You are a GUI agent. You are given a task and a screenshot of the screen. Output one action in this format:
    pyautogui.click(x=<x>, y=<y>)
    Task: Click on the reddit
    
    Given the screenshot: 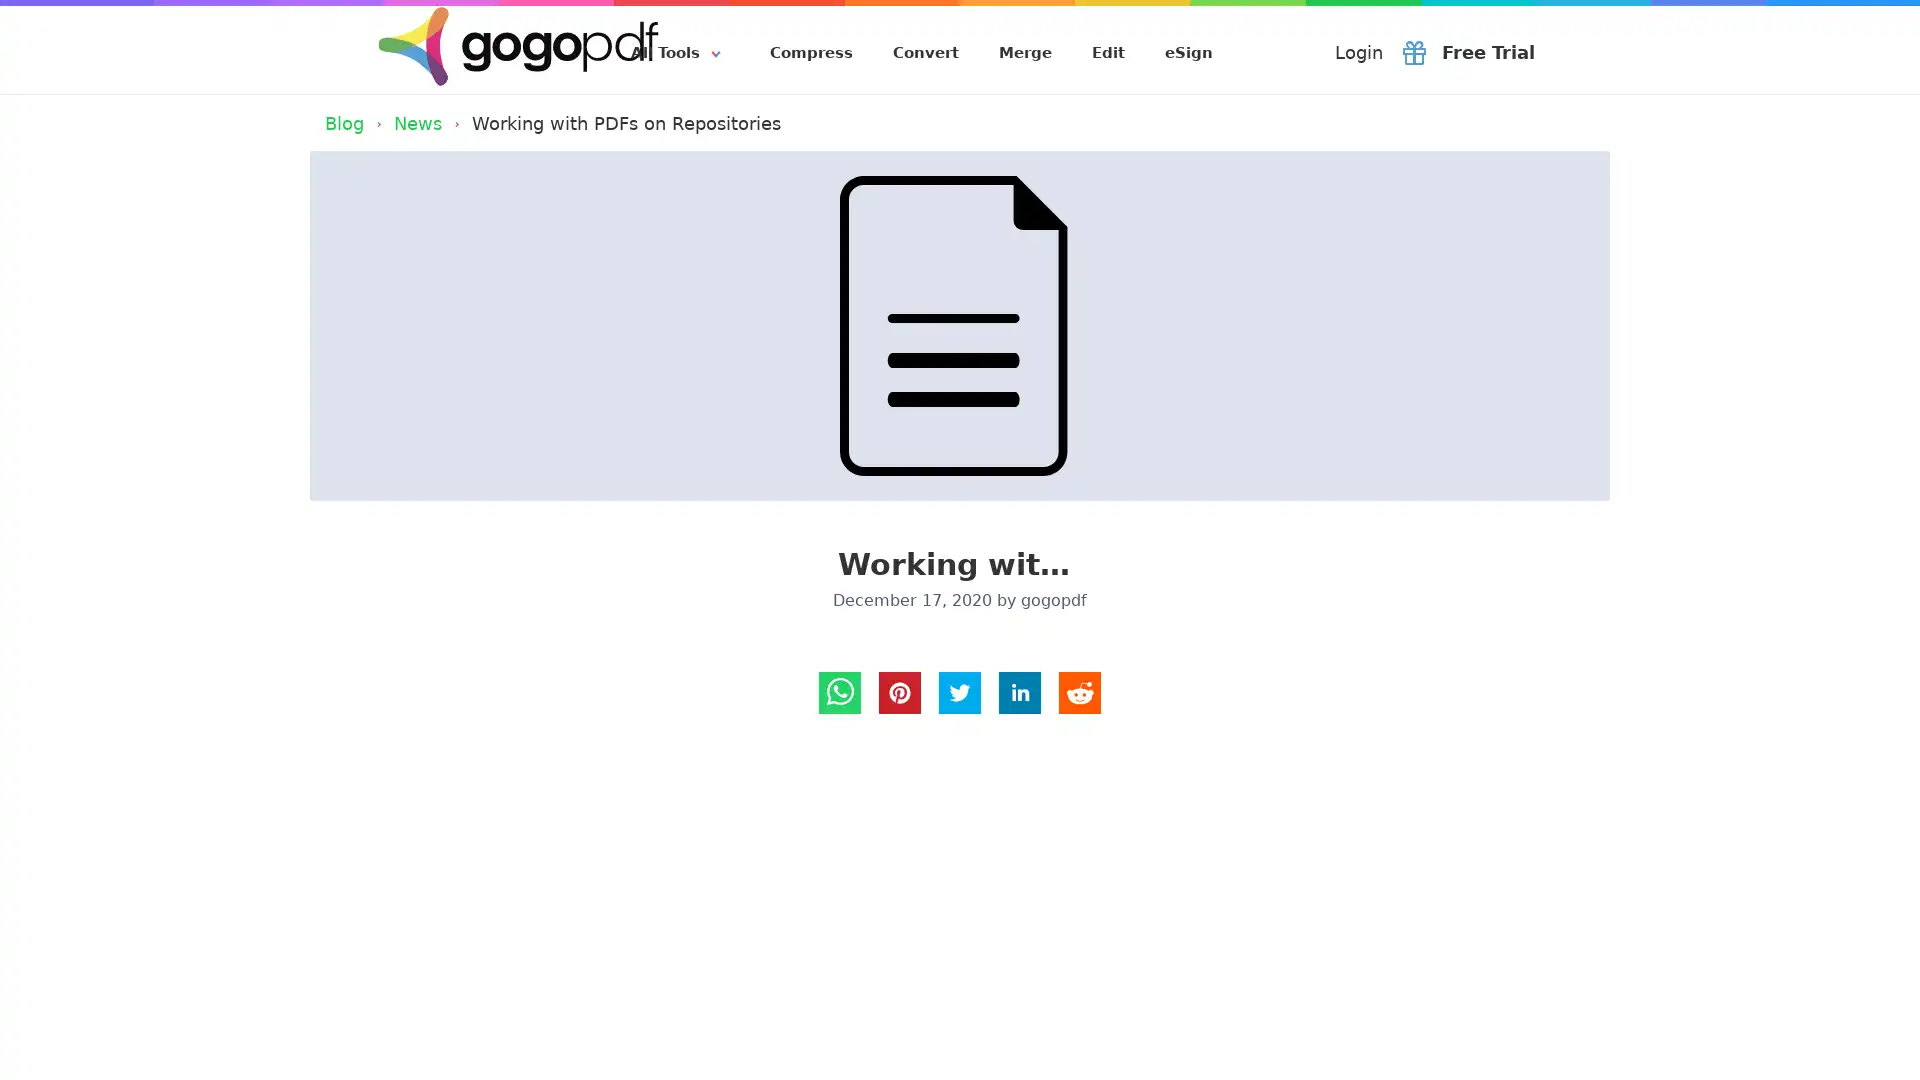 What is the action you would take?
    pyautogui.click(x=1079, y=692)
    